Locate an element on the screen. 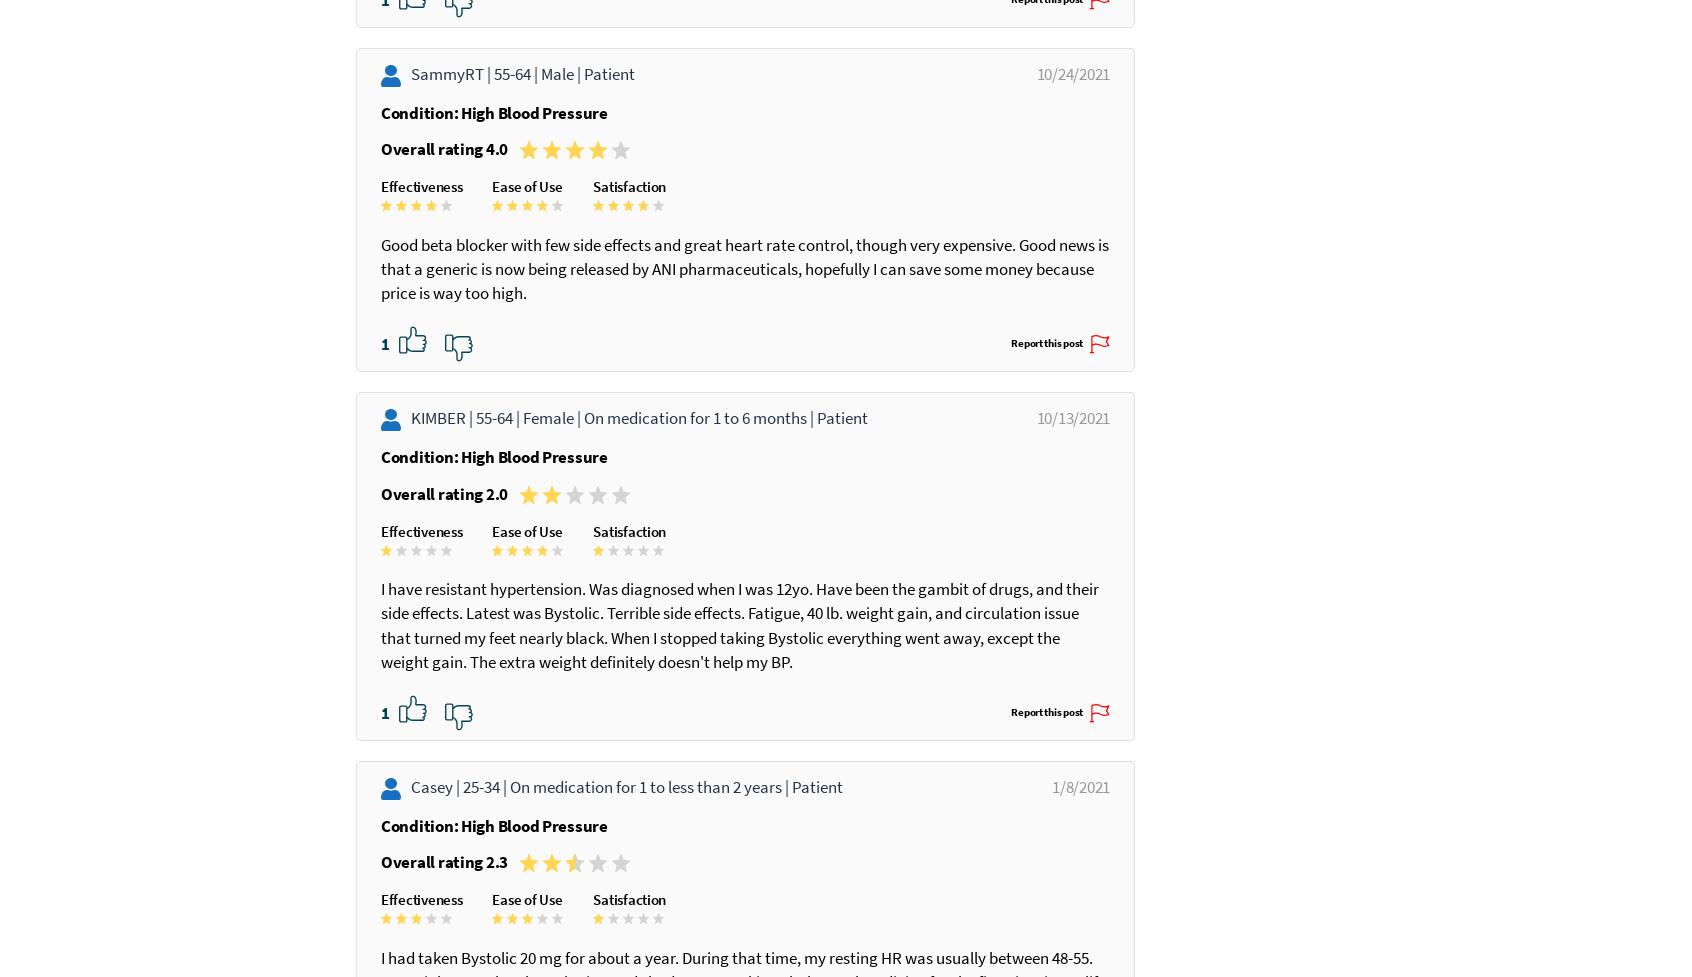 Image resolution: width=1692 pixels, height=977 pixels. 'Good beta blocker with few side effects and great heart rate control, though very expensive. Good news is that a generic is now being released by ANI pharmaceuticals, hopefully I can save some money because price is way too high.' is located at coordinates (717, 316).